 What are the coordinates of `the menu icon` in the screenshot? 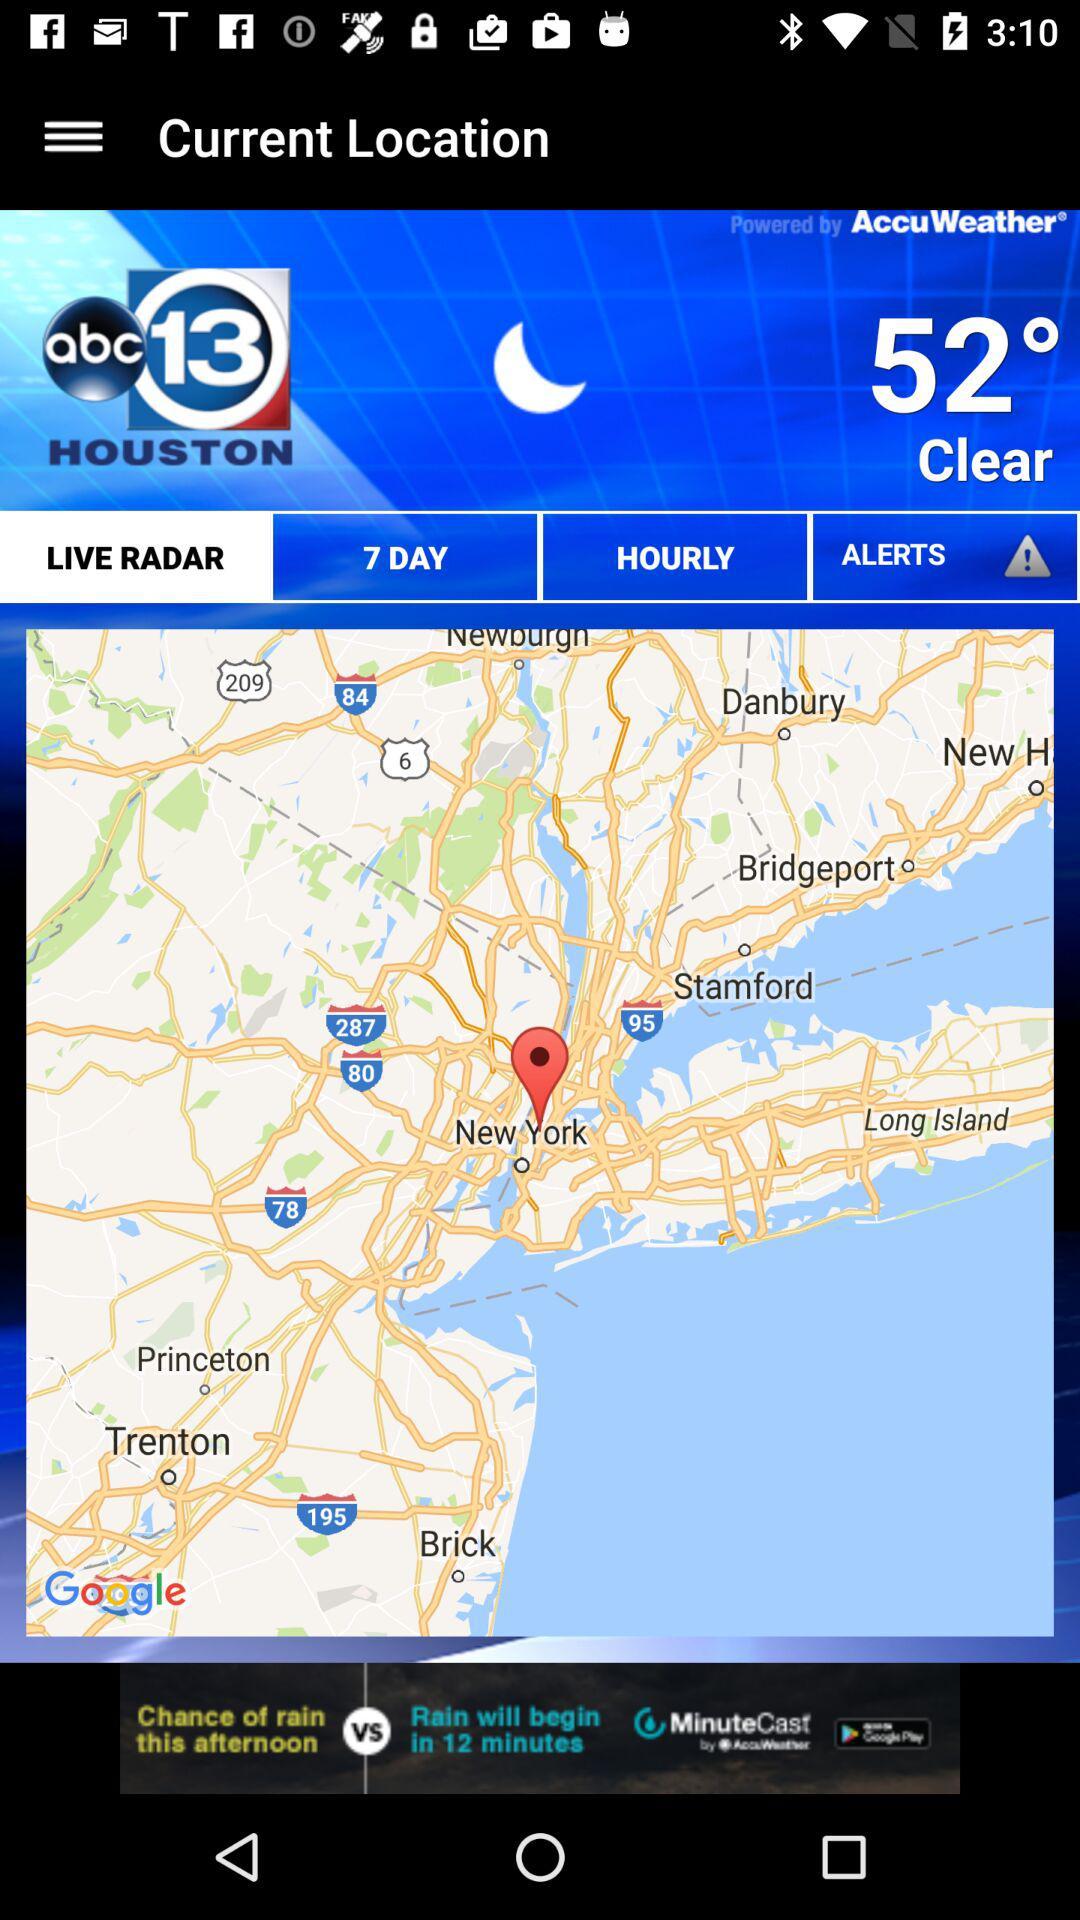 It's located at (72, 135).